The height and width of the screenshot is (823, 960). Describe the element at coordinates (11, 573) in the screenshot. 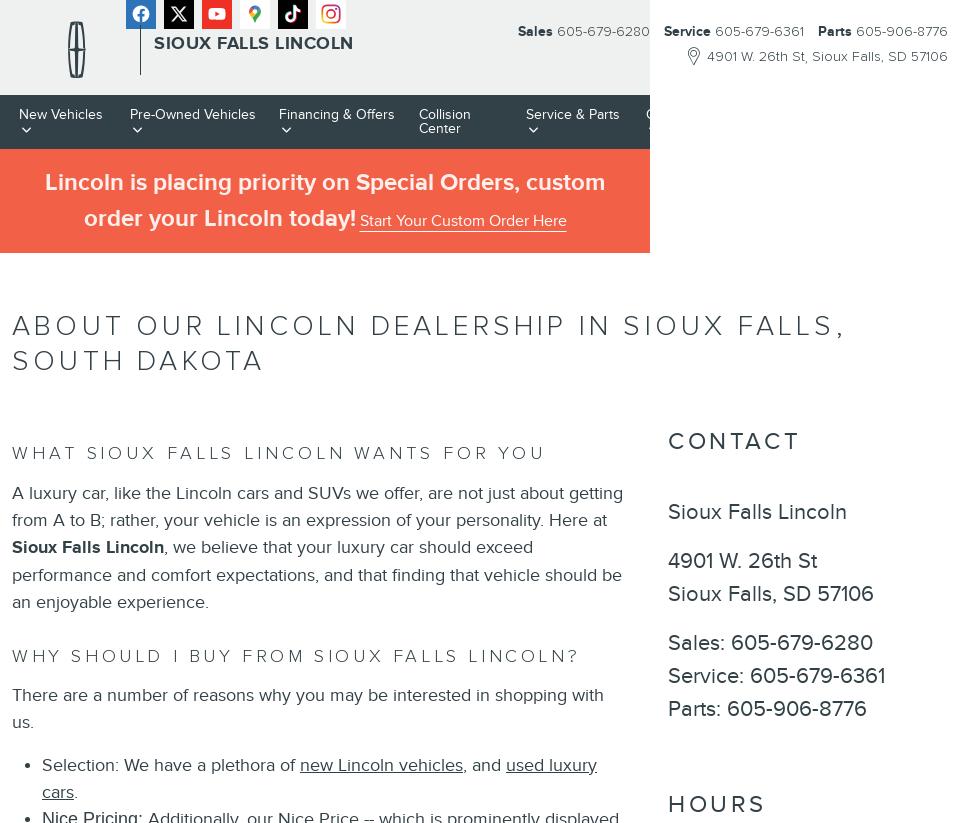

I see `', we believe that your luxury car should exceed performance and comfort expectations, and that finding that vehicle should be an enjoyable experience.'` at that location.